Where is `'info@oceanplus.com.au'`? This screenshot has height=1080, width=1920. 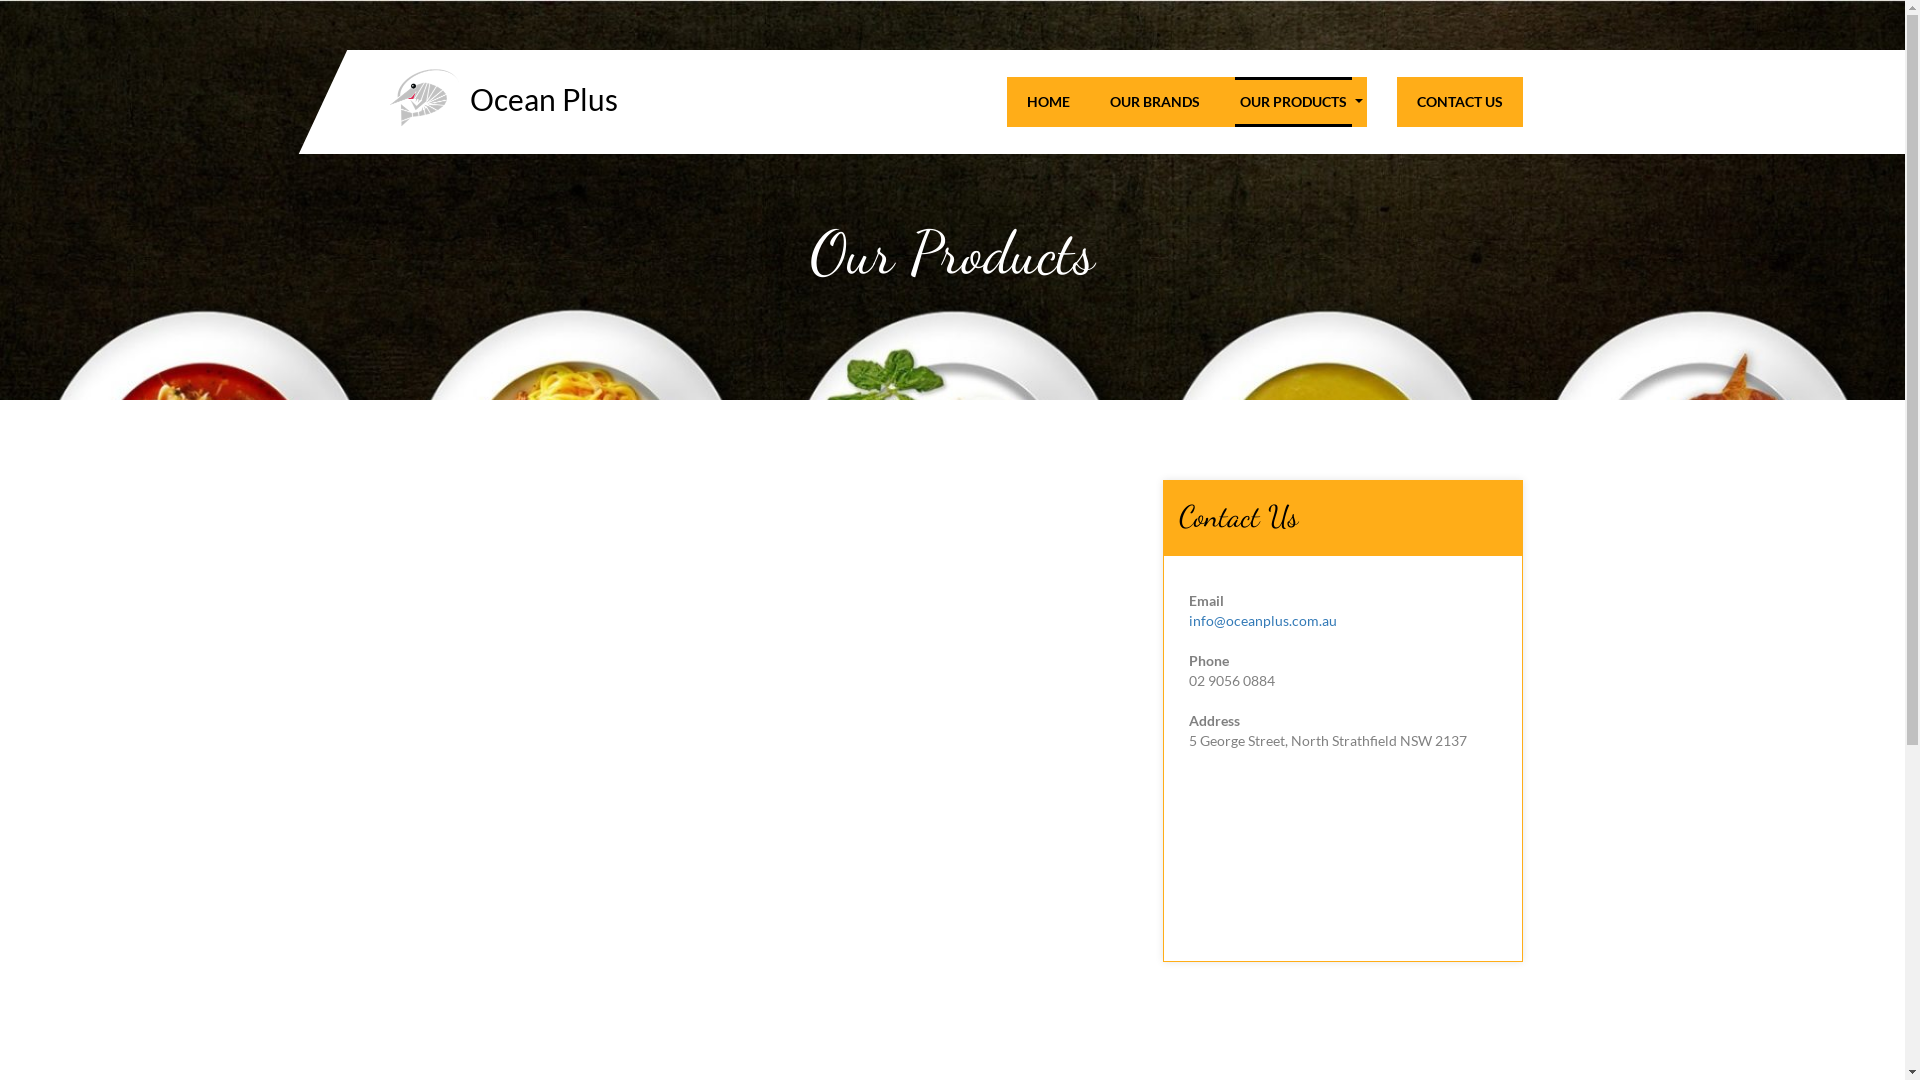
'info@oceanplus.com.au' is located at coordinates (1261, 619).